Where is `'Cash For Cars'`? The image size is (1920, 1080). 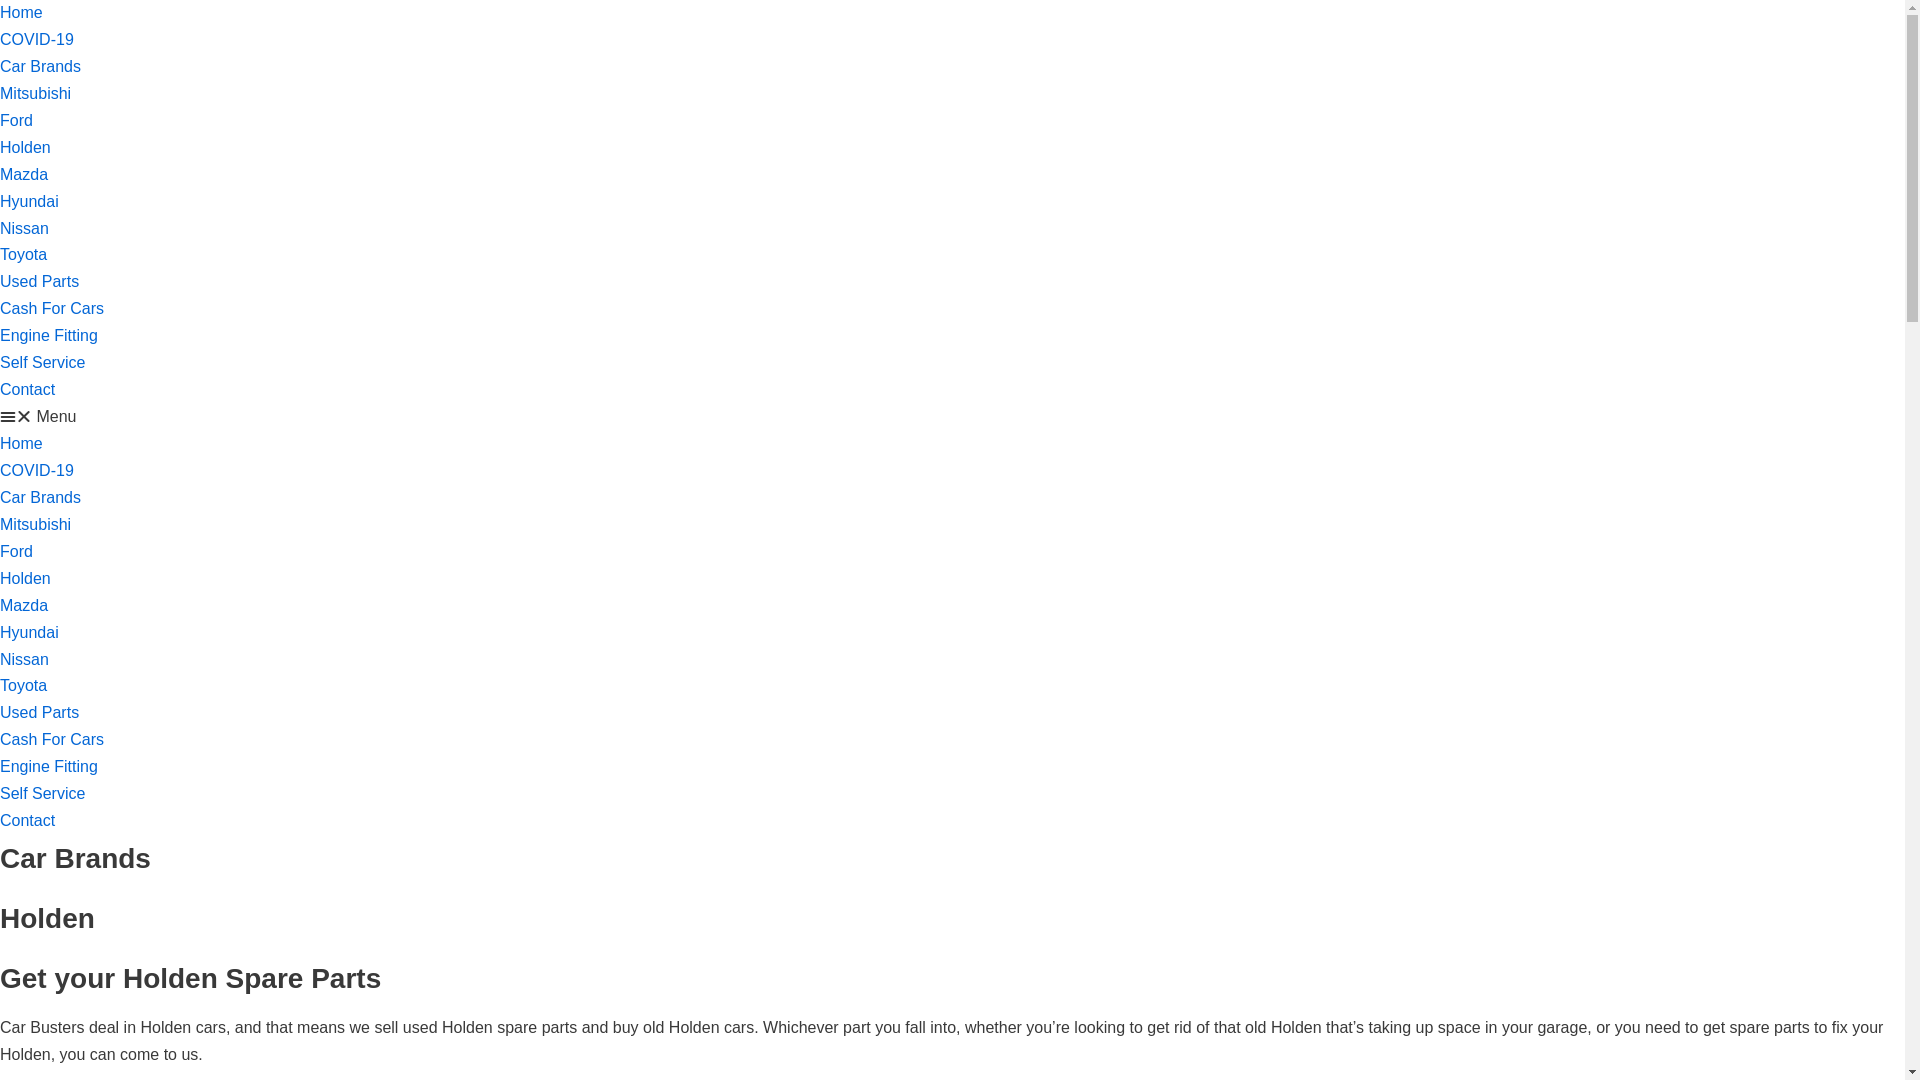 'Cash For Cars' is located at coordinates (52, 739).